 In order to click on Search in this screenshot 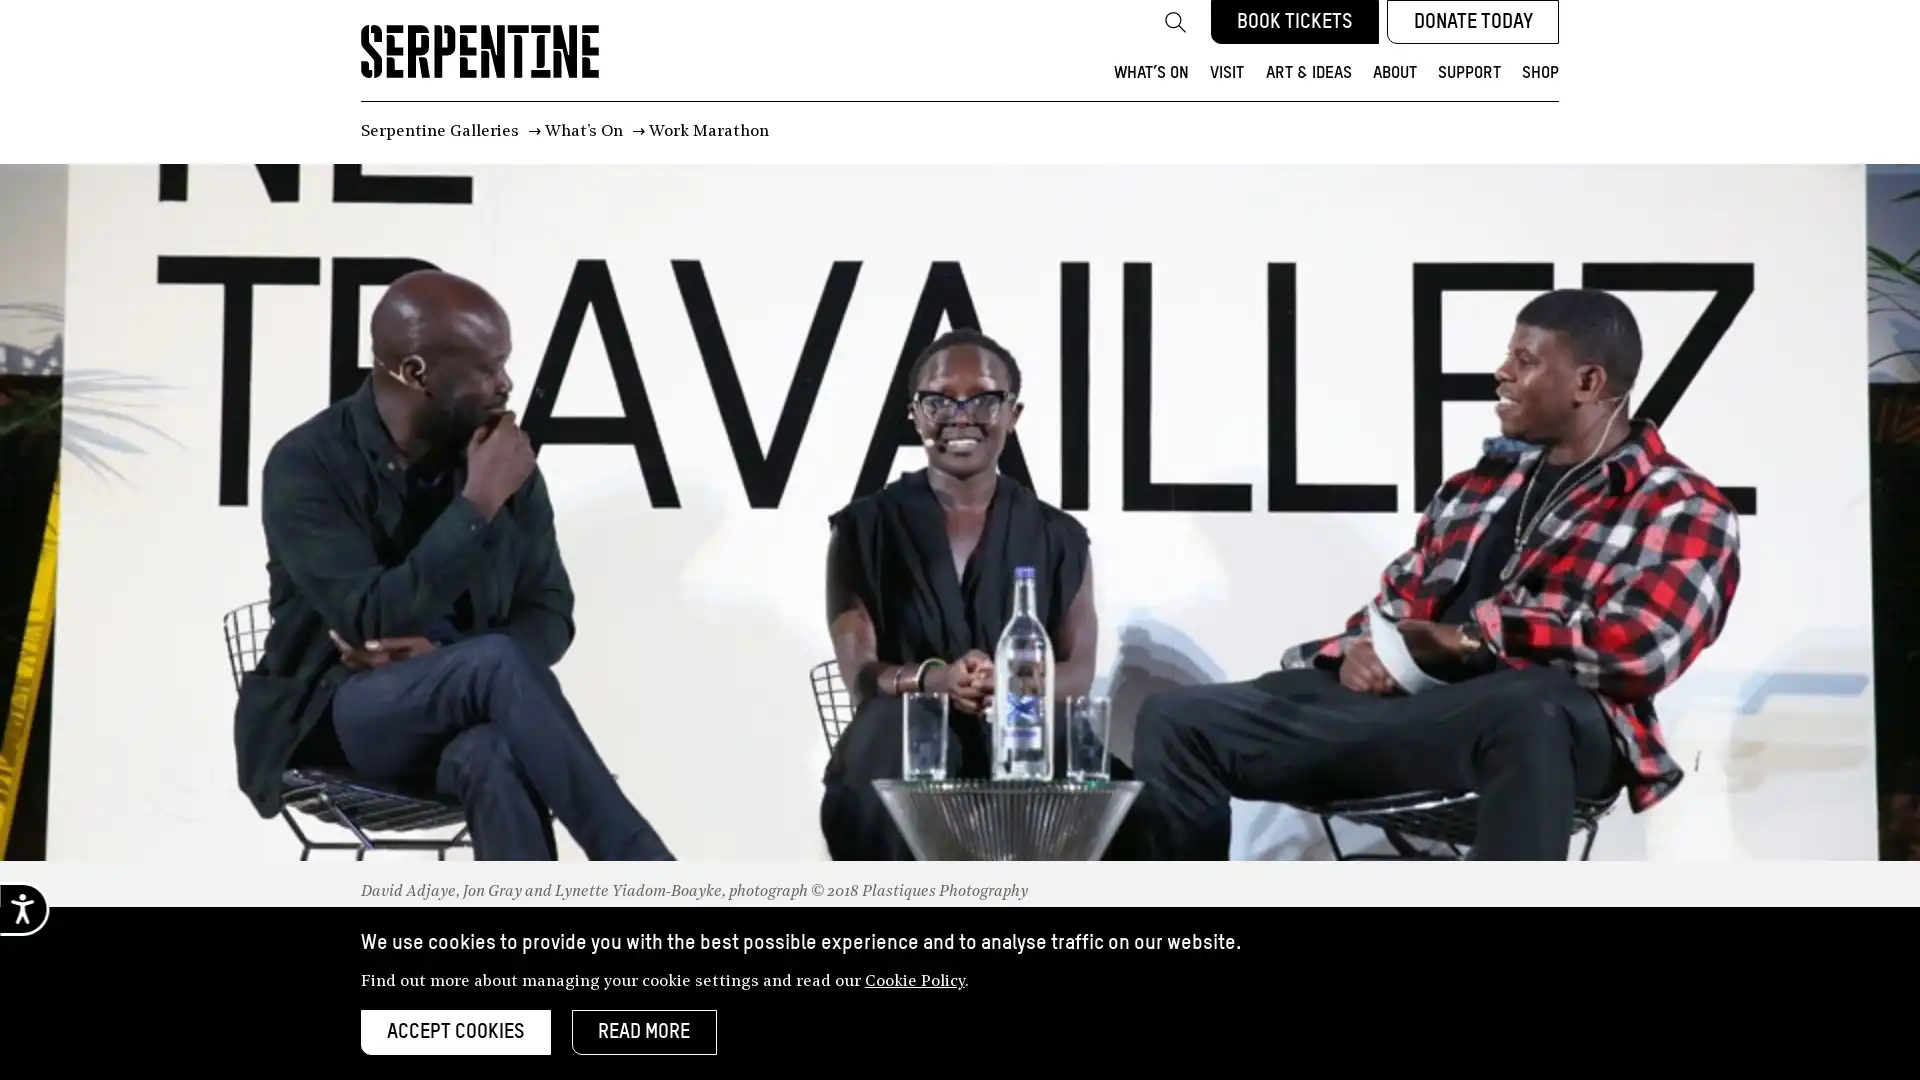, I will do `click(1174, 22)`.